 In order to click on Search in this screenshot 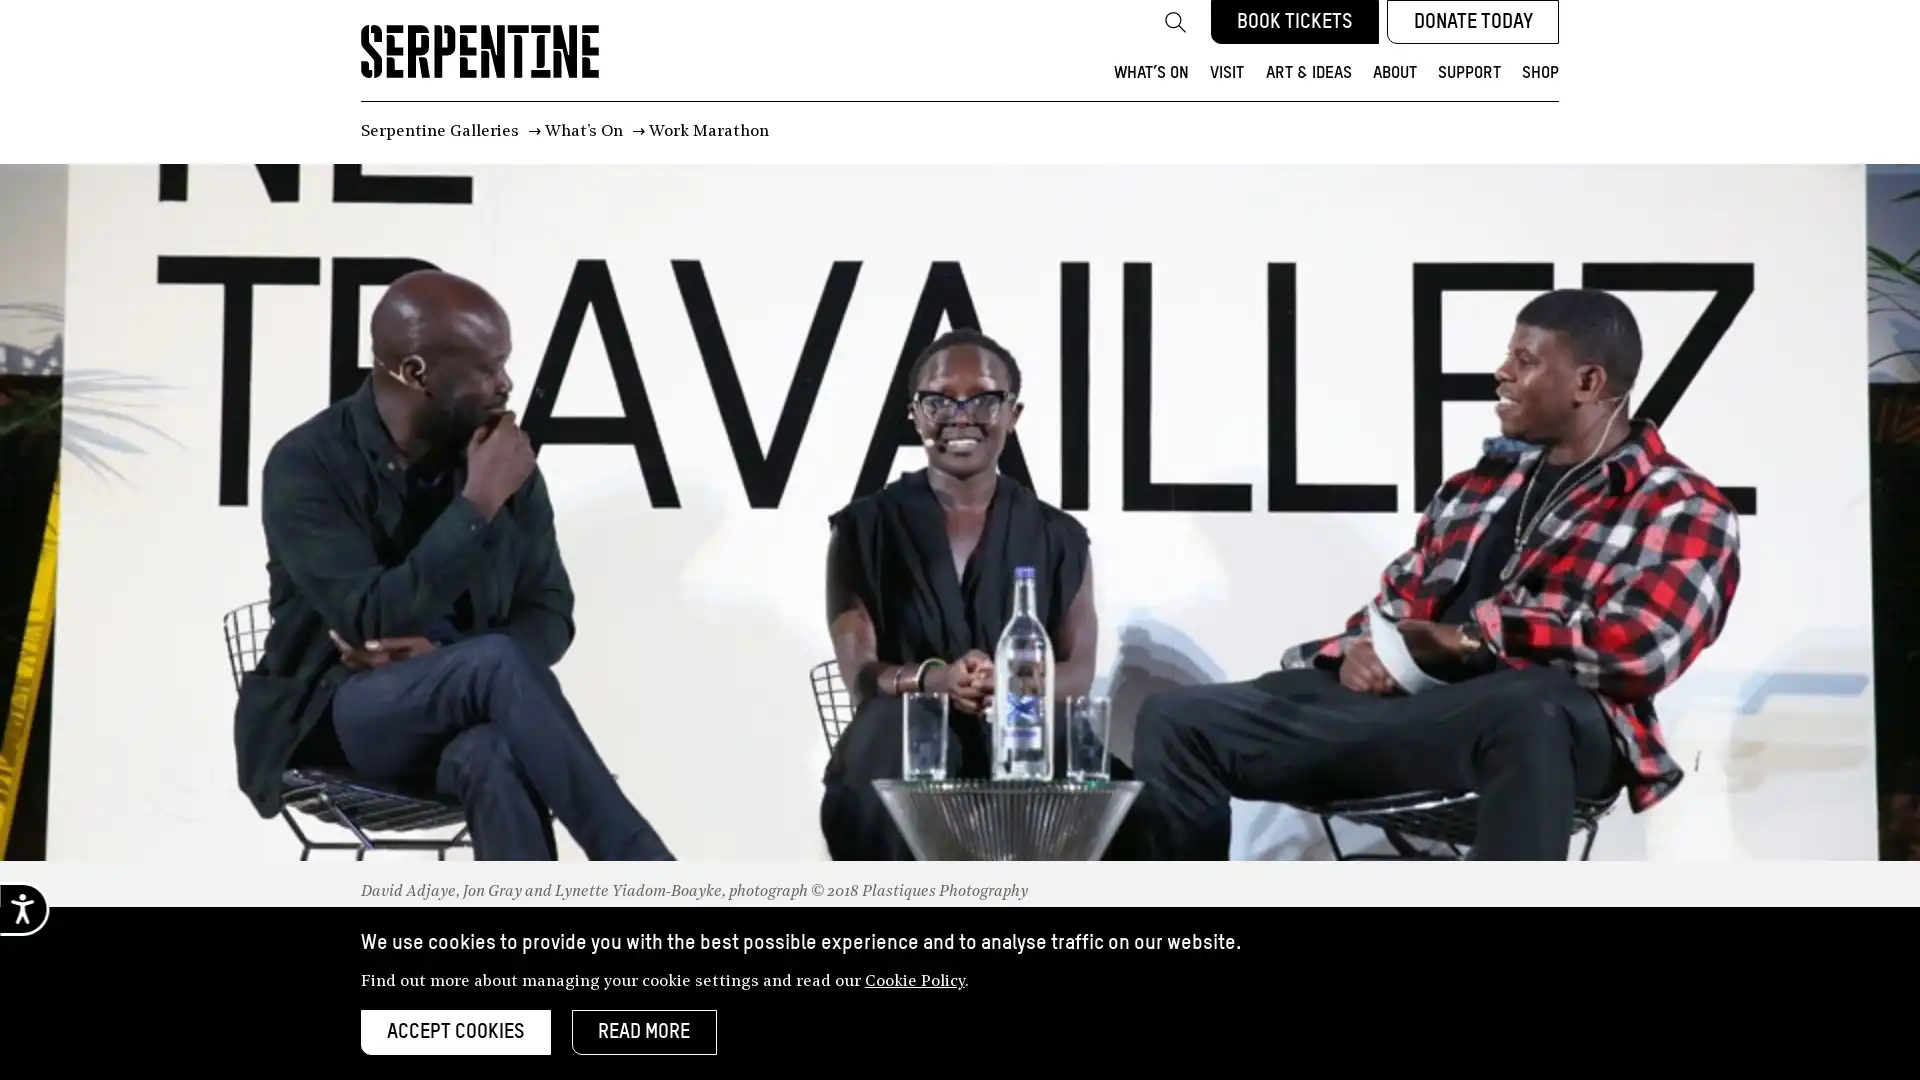, I will do `click(1174, 22)`.